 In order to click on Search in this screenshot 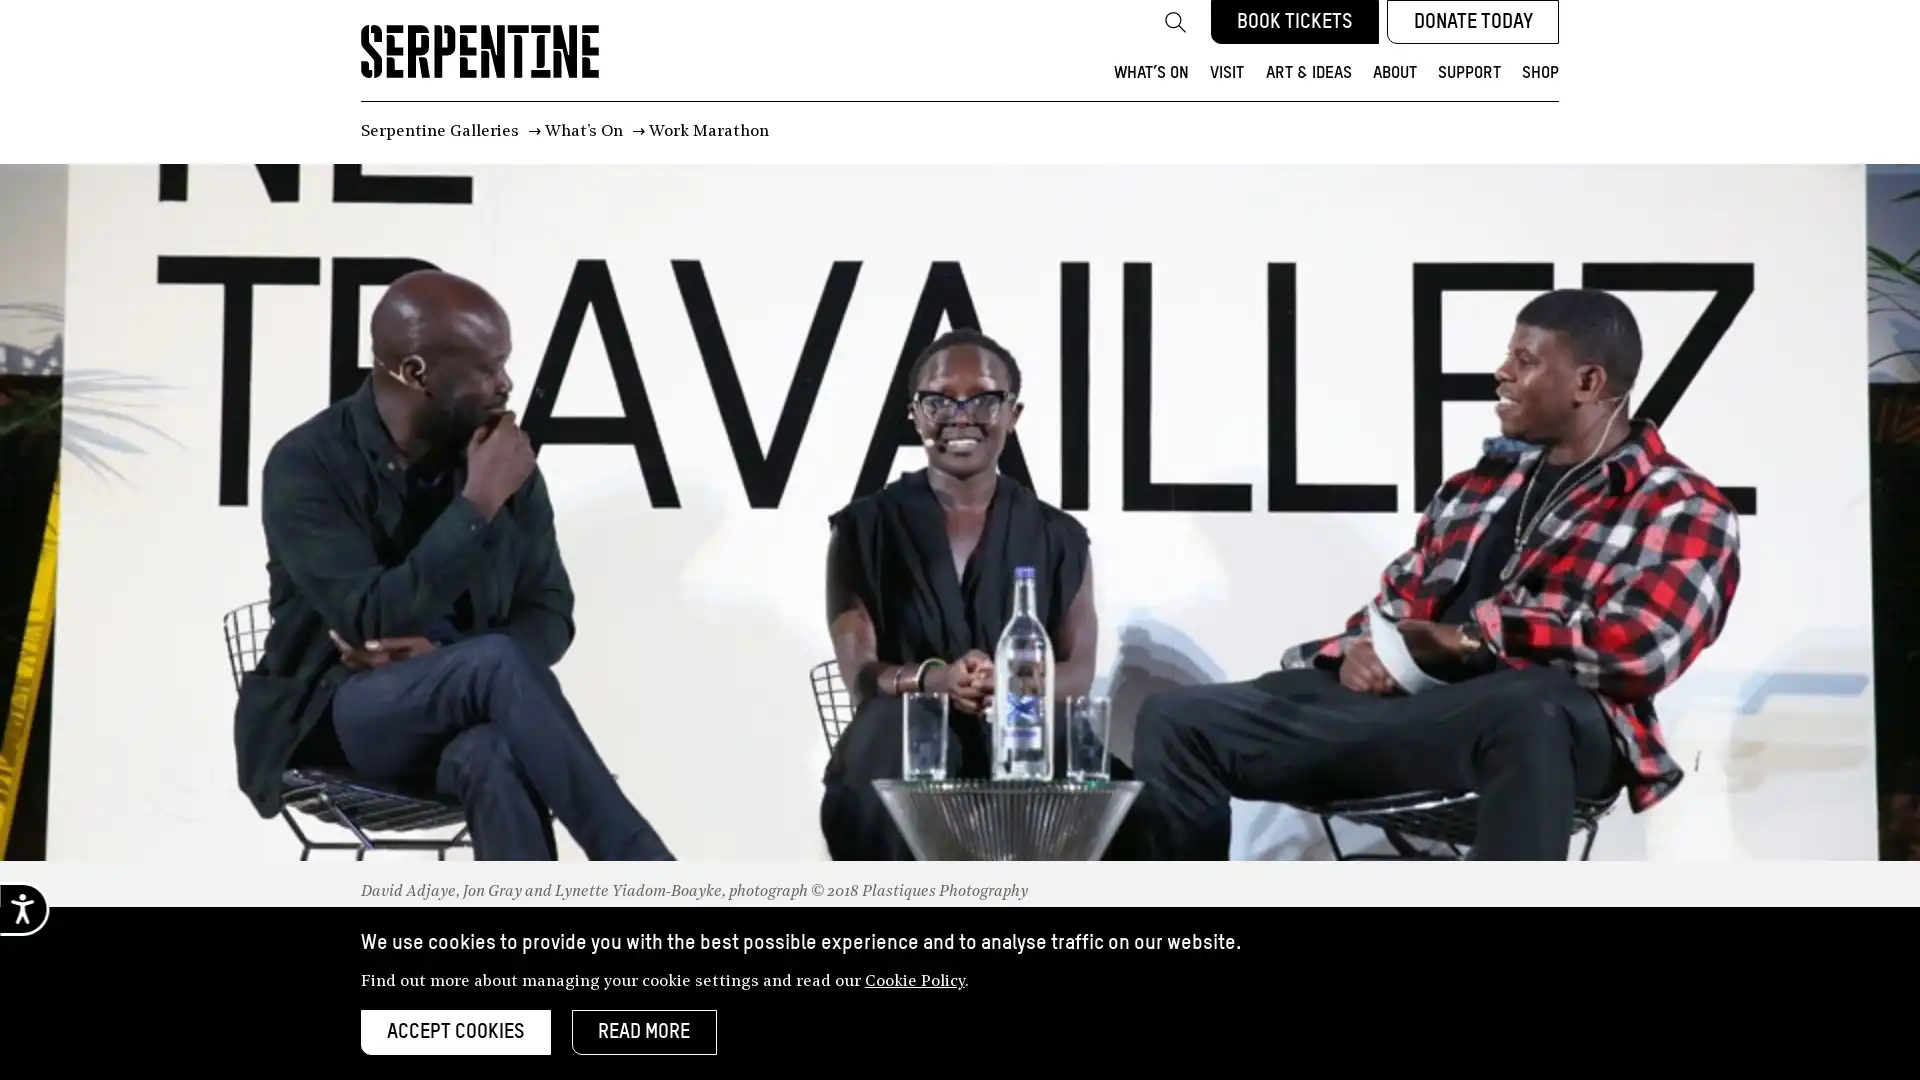, I will do `click(1174, 22)`.